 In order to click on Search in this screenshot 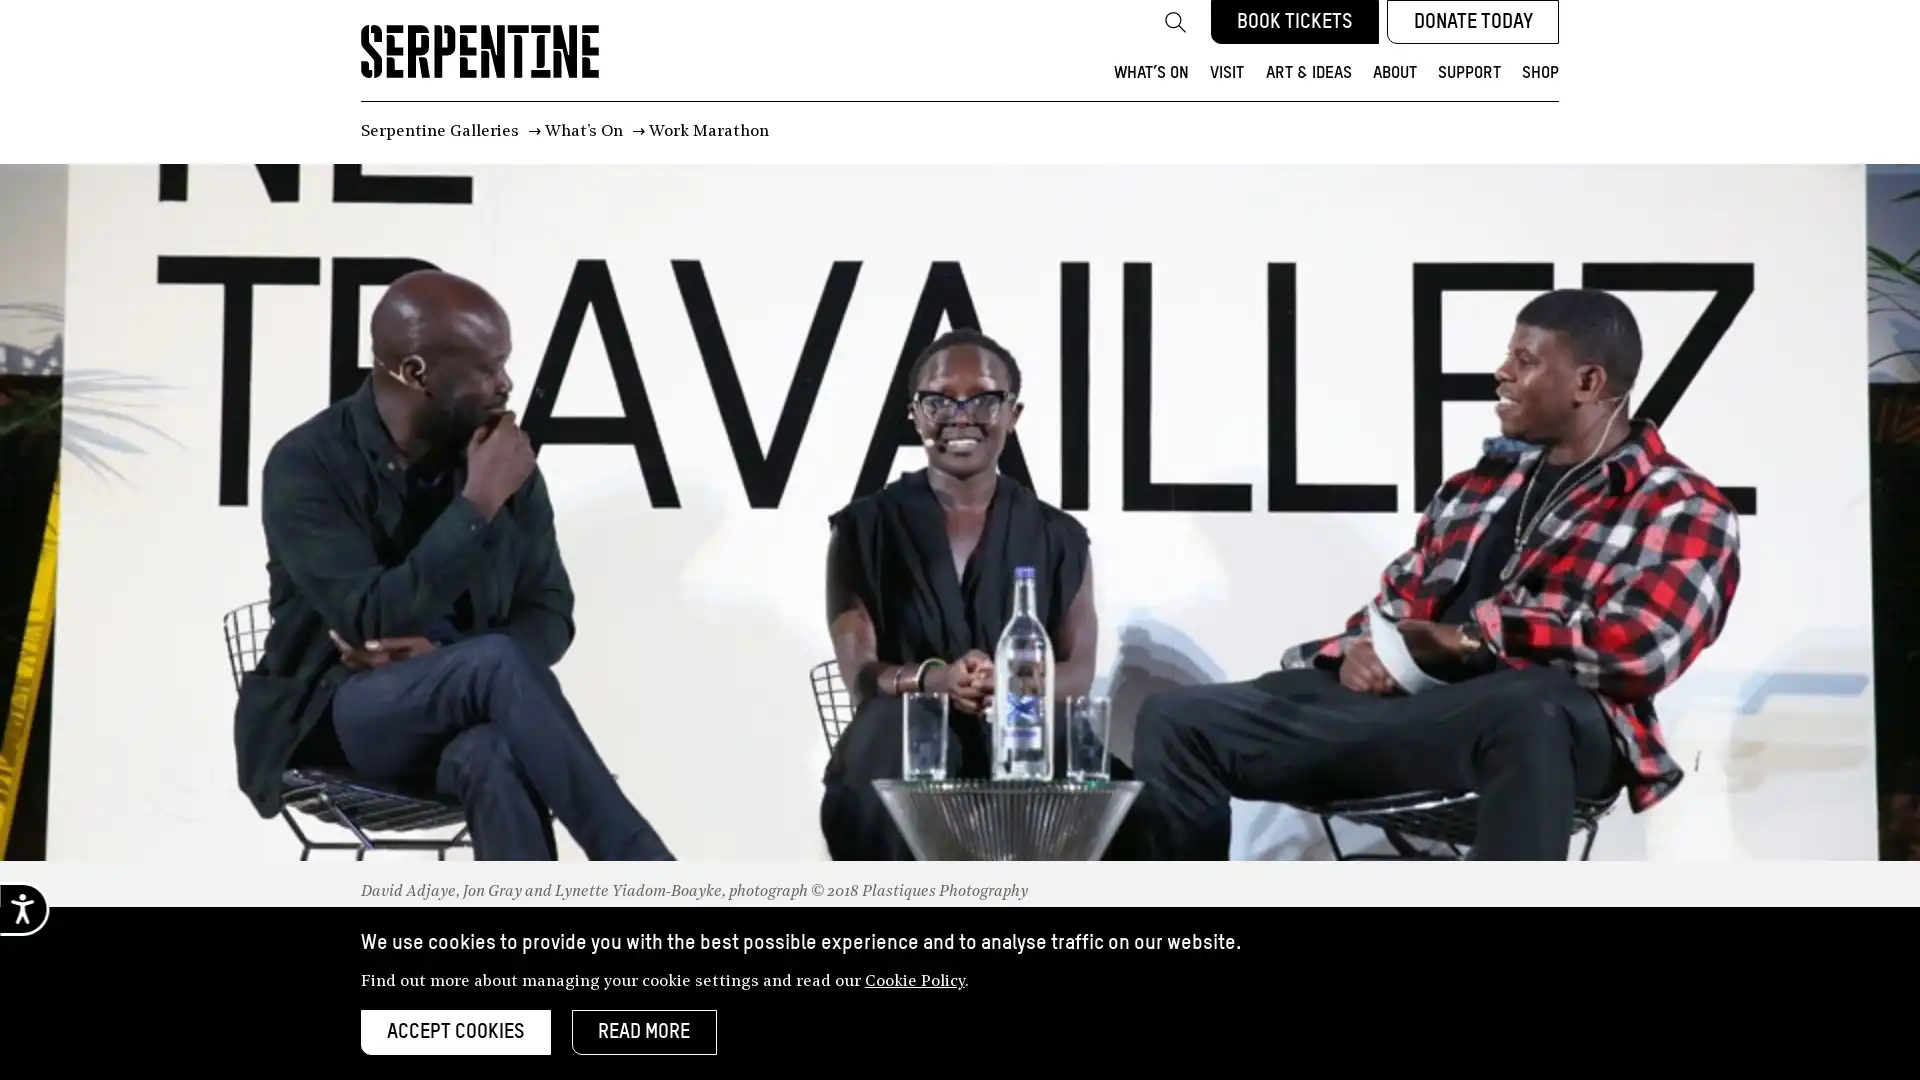, I will do `click(1174, 22)`.